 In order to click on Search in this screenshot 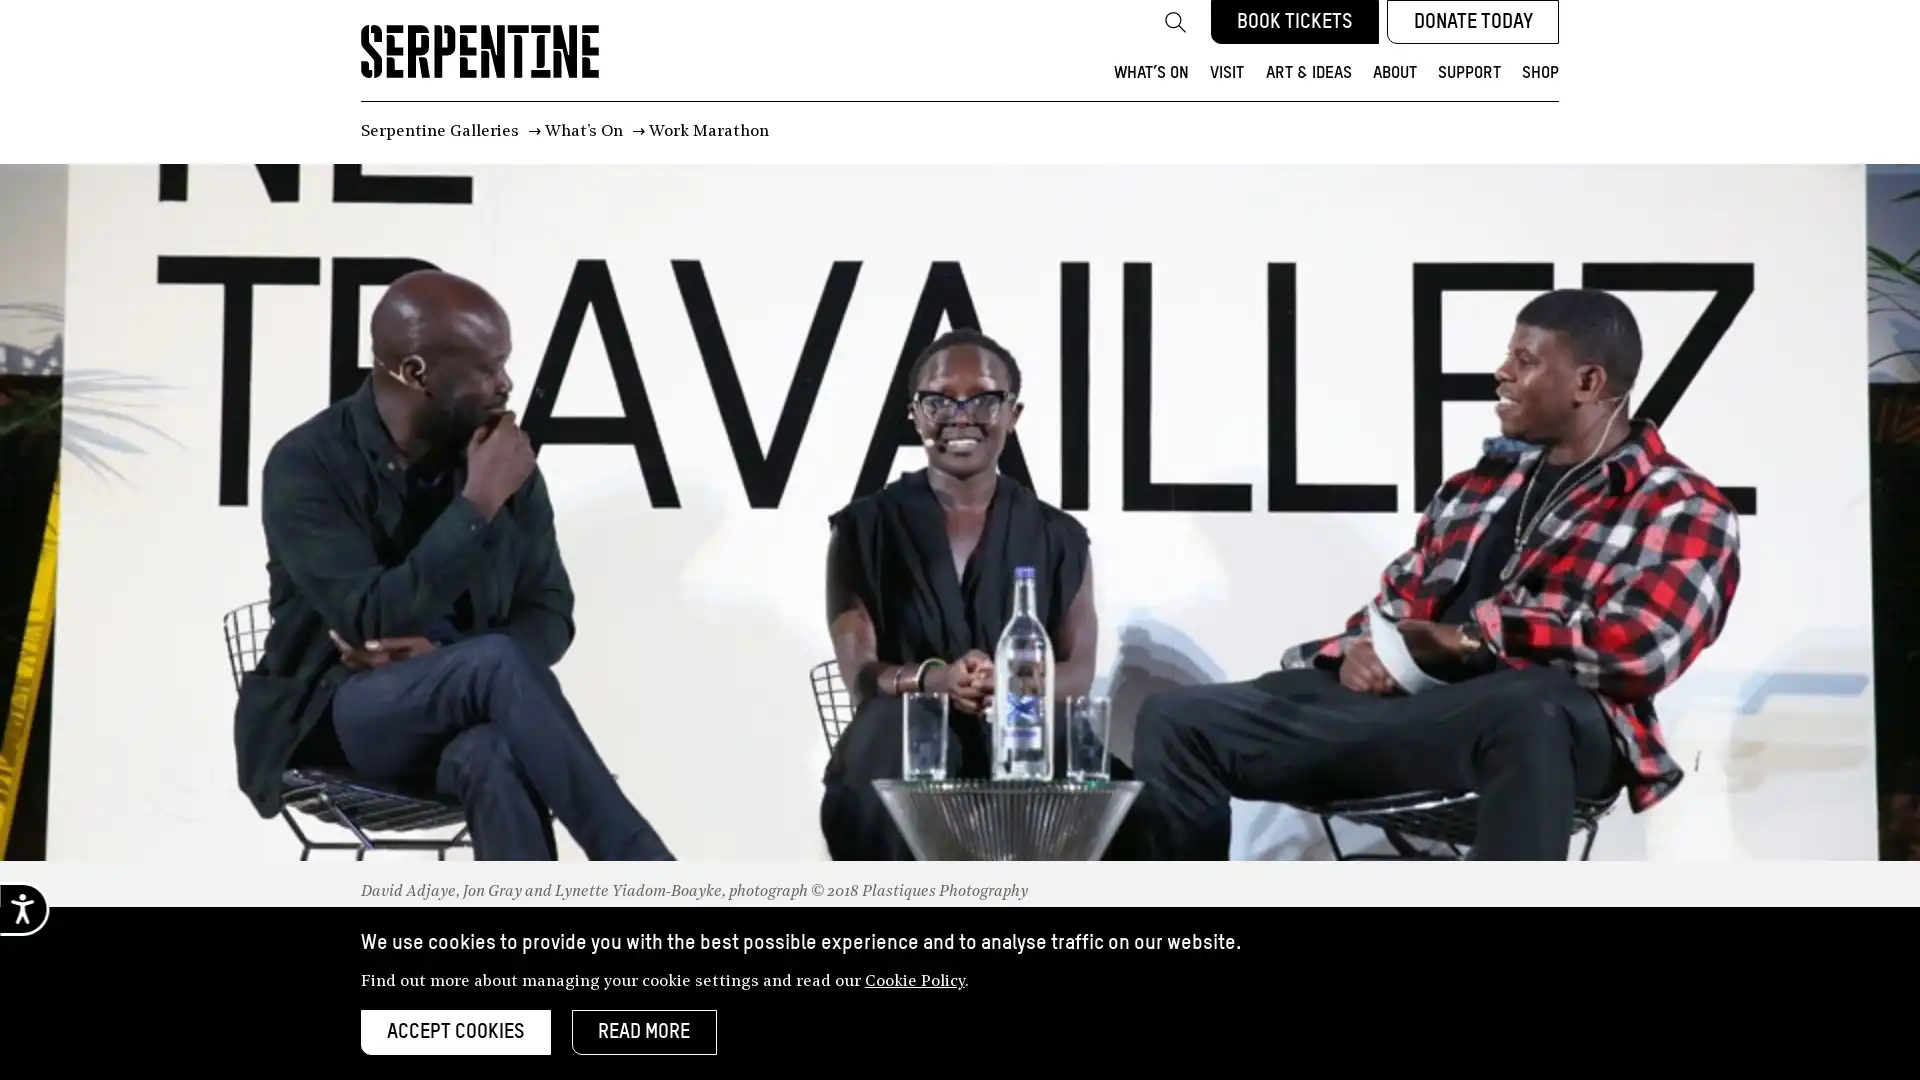, I will do `click(1174, 22)`.